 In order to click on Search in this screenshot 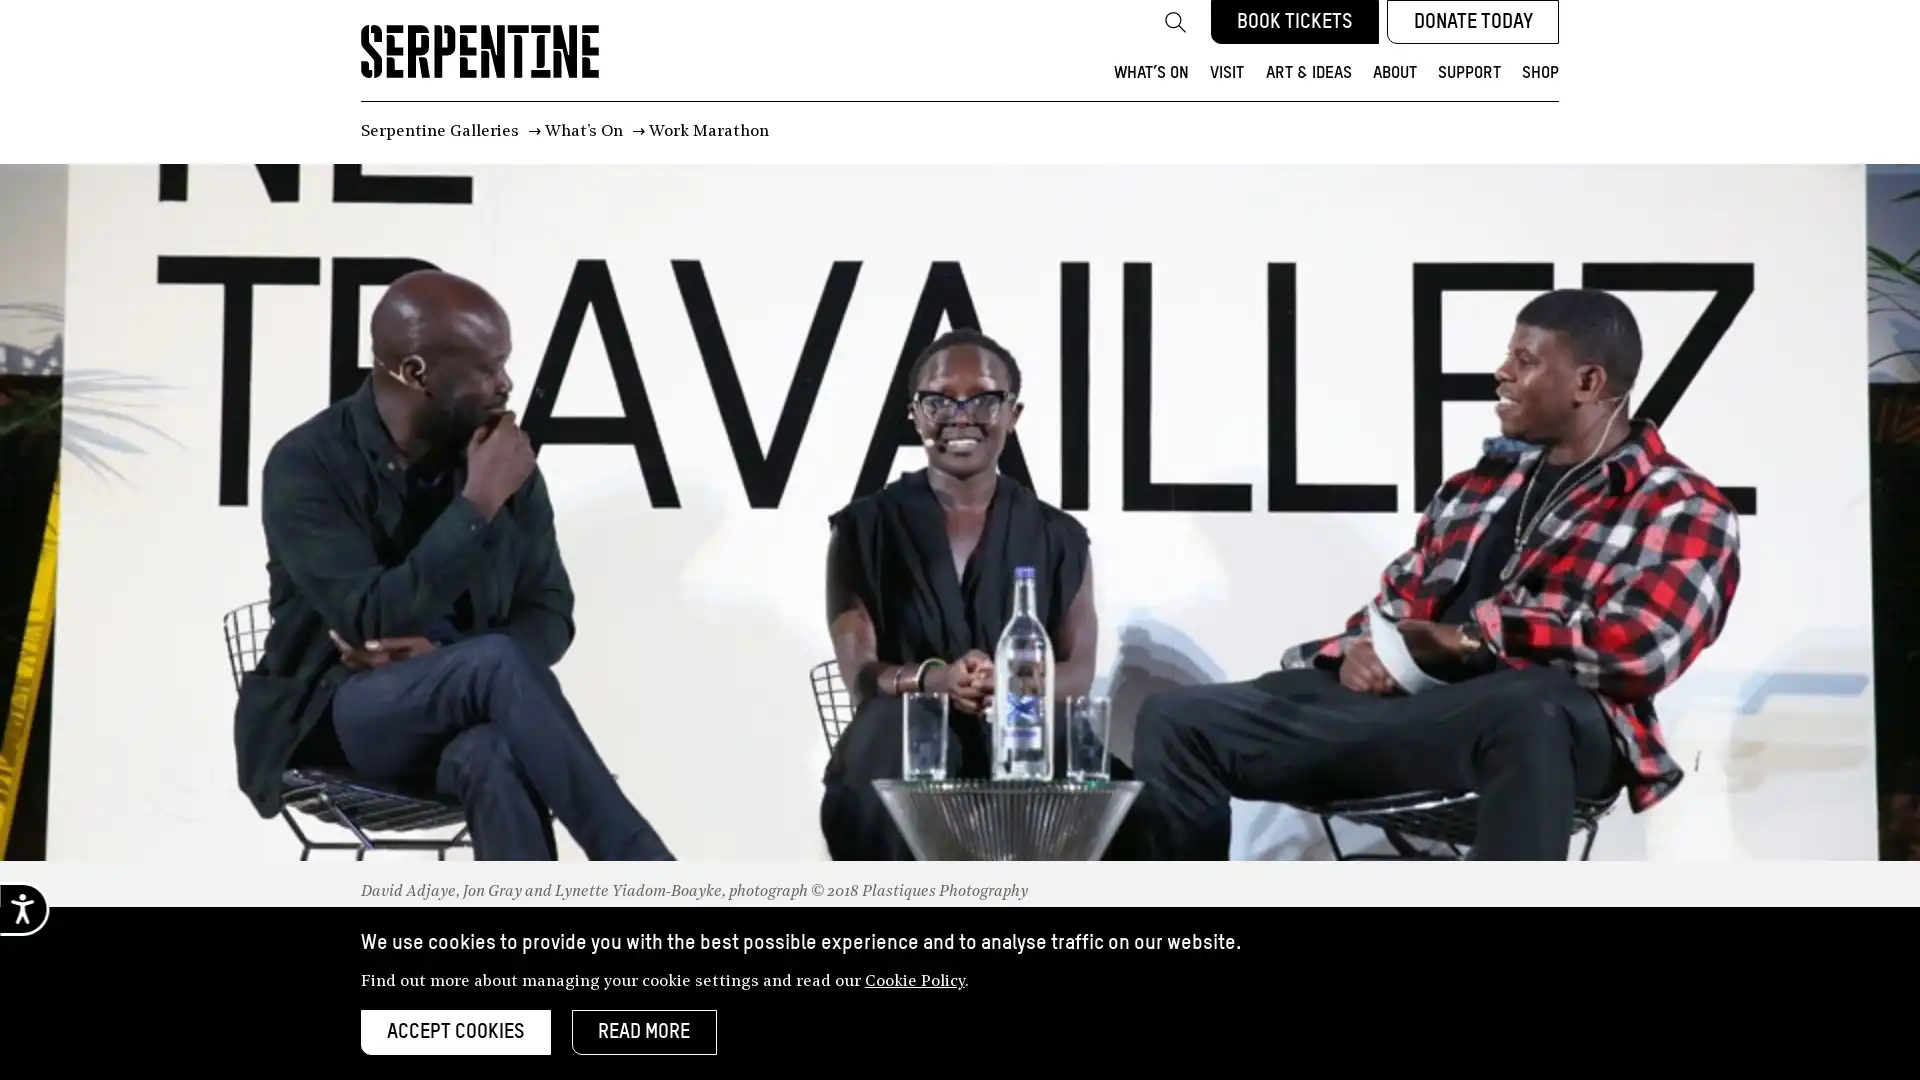, I will do `click(1174, 22)`.